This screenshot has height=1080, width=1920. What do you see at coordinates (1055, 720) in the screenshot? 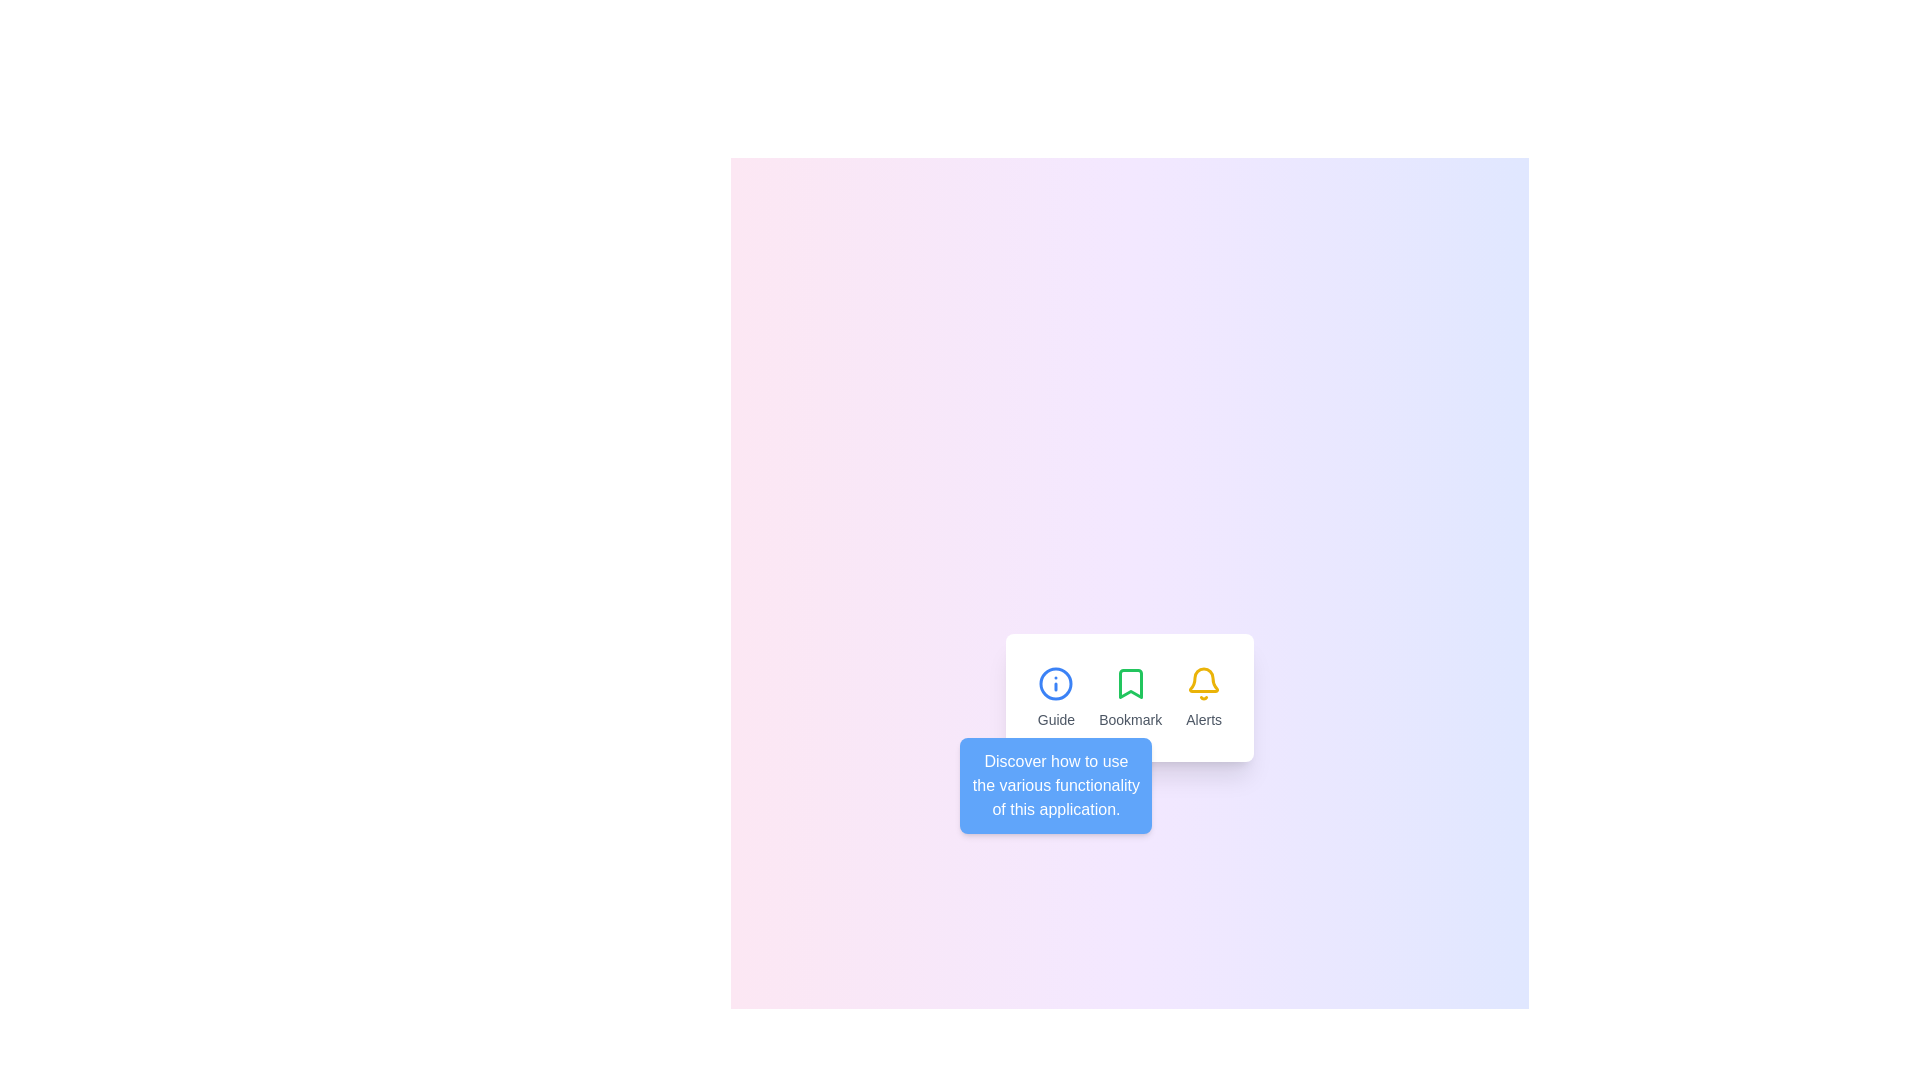
I see `the Text label that provides additional context for the adjacent 'info' icon, located centrally within the tooltip component` at bounding box center [1055, 720].